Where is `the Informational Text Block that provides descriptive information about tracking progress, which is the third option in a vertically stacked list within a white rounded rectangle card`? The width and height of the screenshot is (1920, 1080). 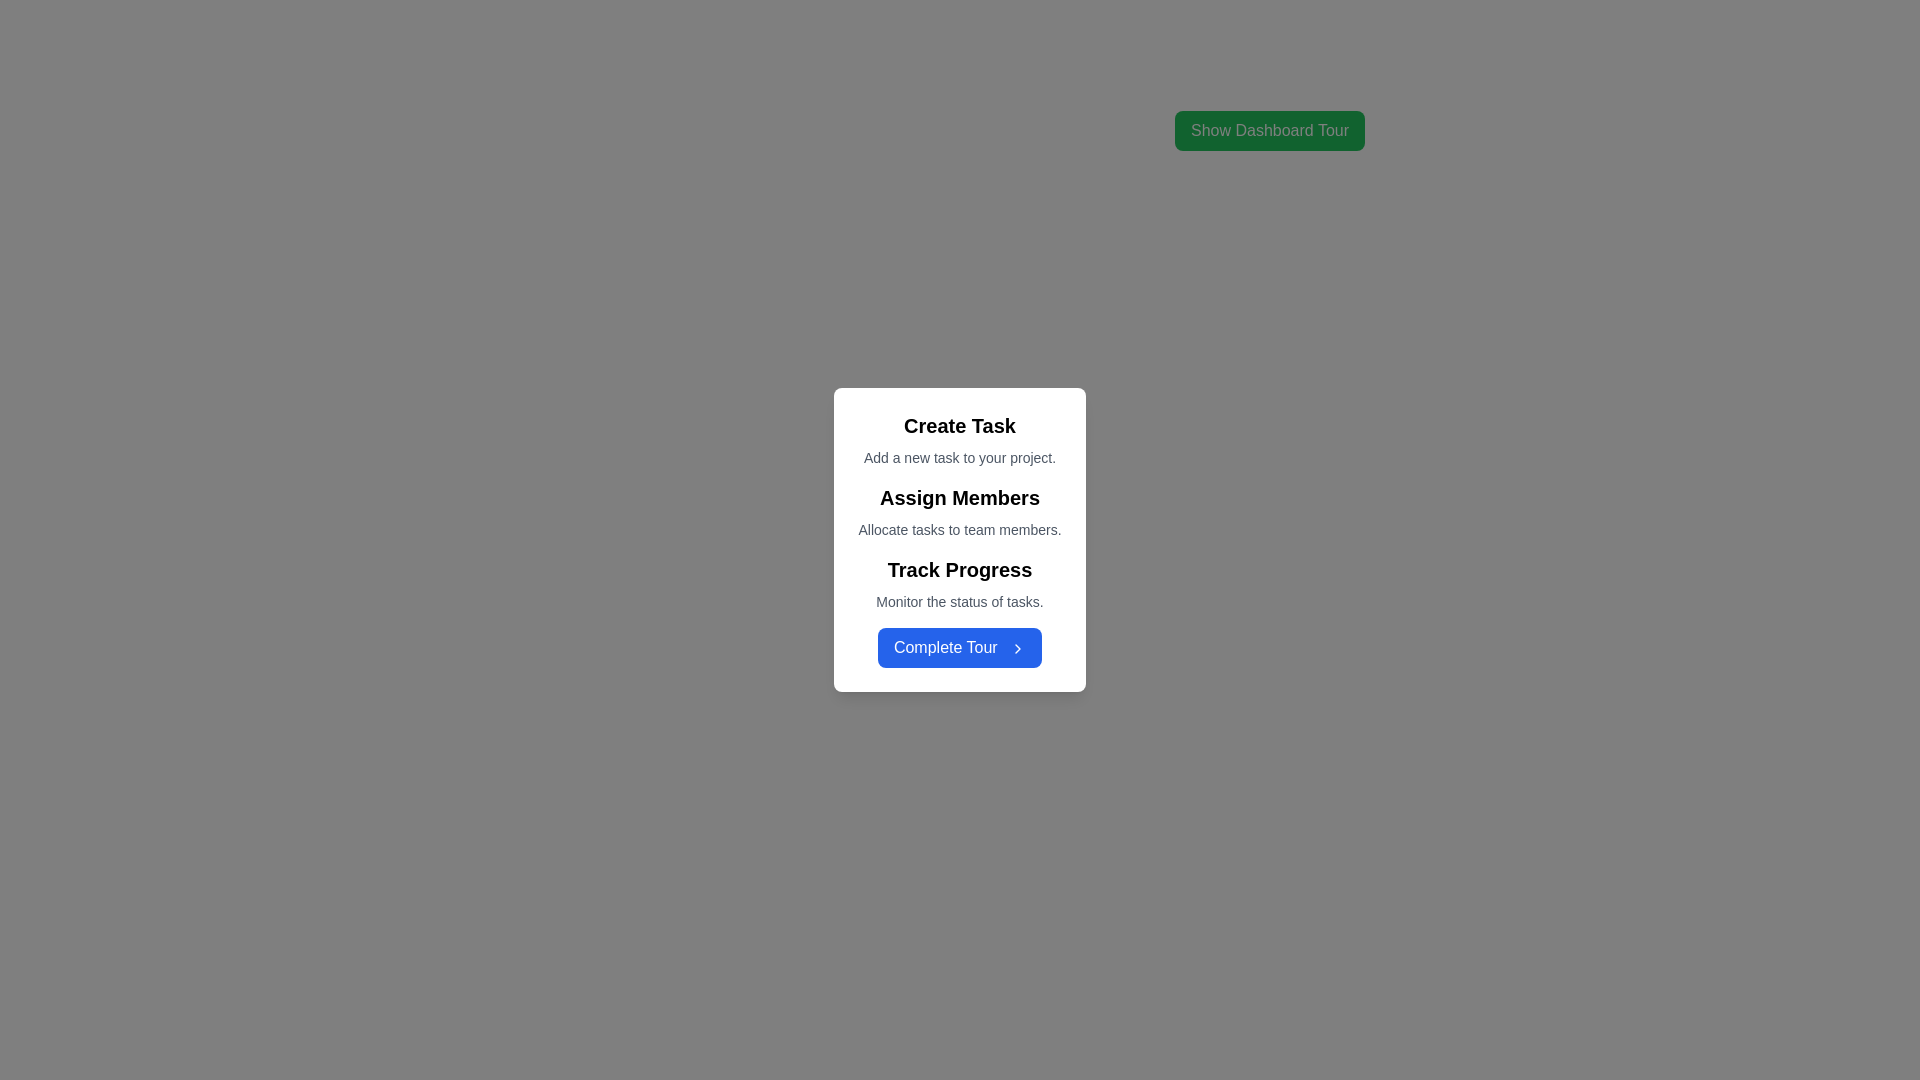 the Informational Text Block that provides descriptive information about tracking progress, which is the third option in a vertically stacked list within a white rounded rectangle card is located at coordinates (960, 583).